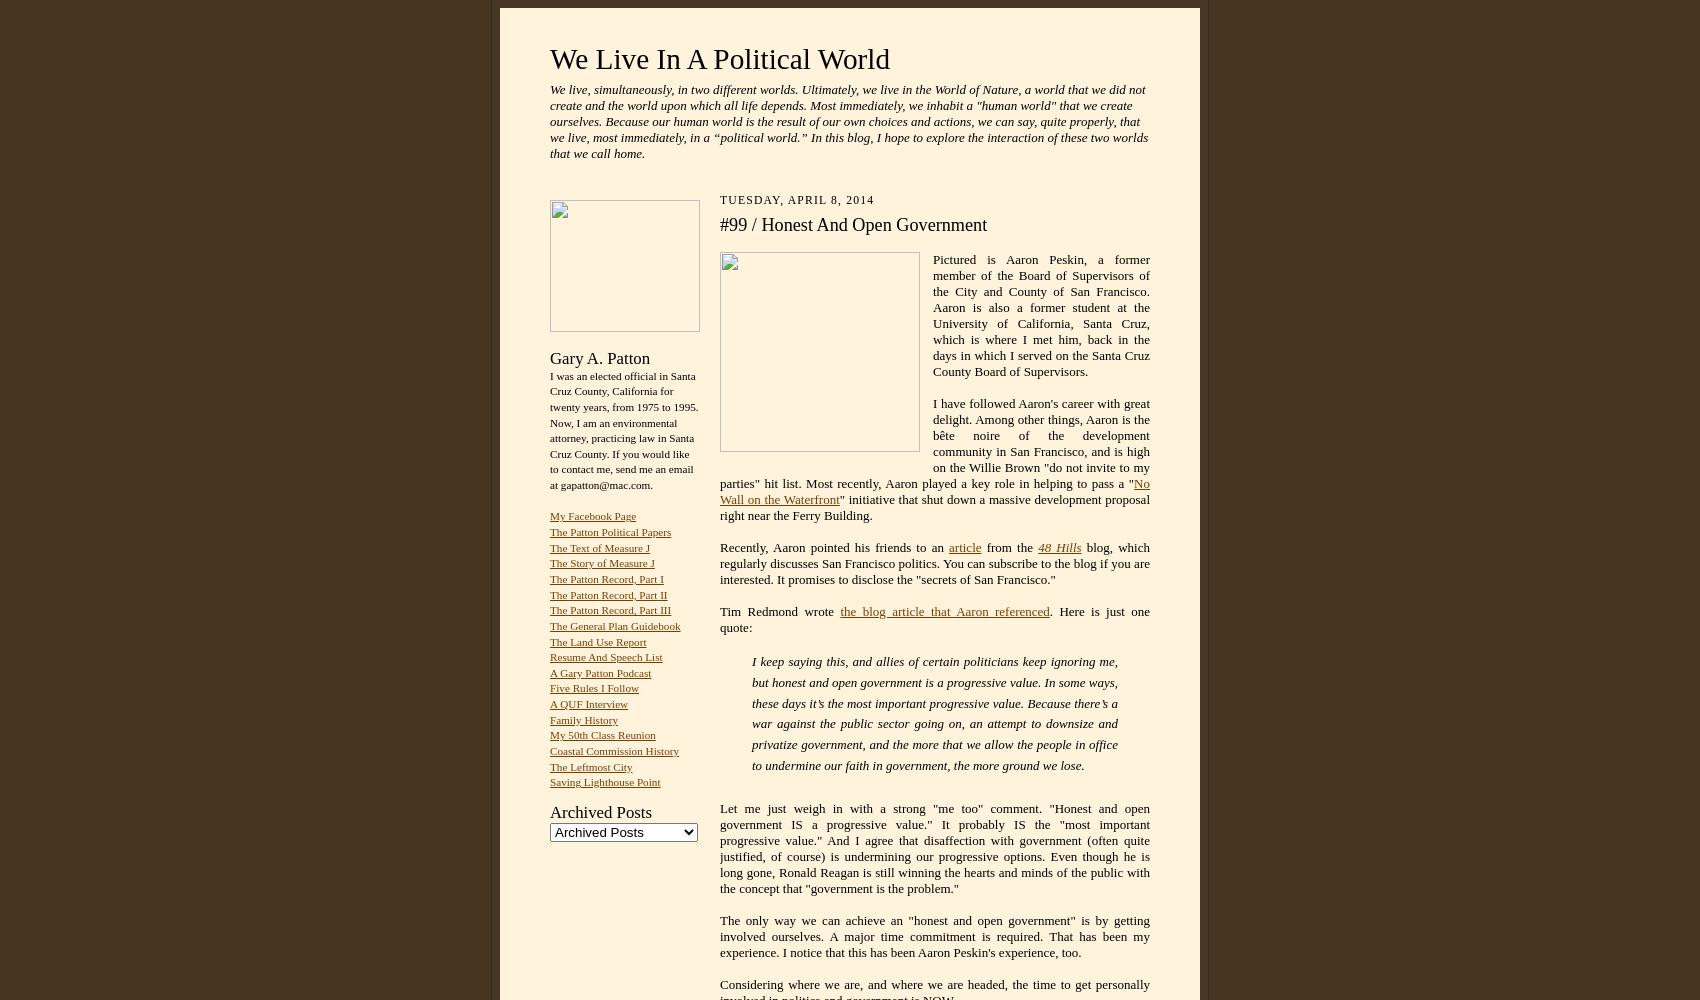 Image resolution: width=1700 pixels, height=1000 pixels. I want to click on '#99 / Honest And Open Government', so click(853, 224).